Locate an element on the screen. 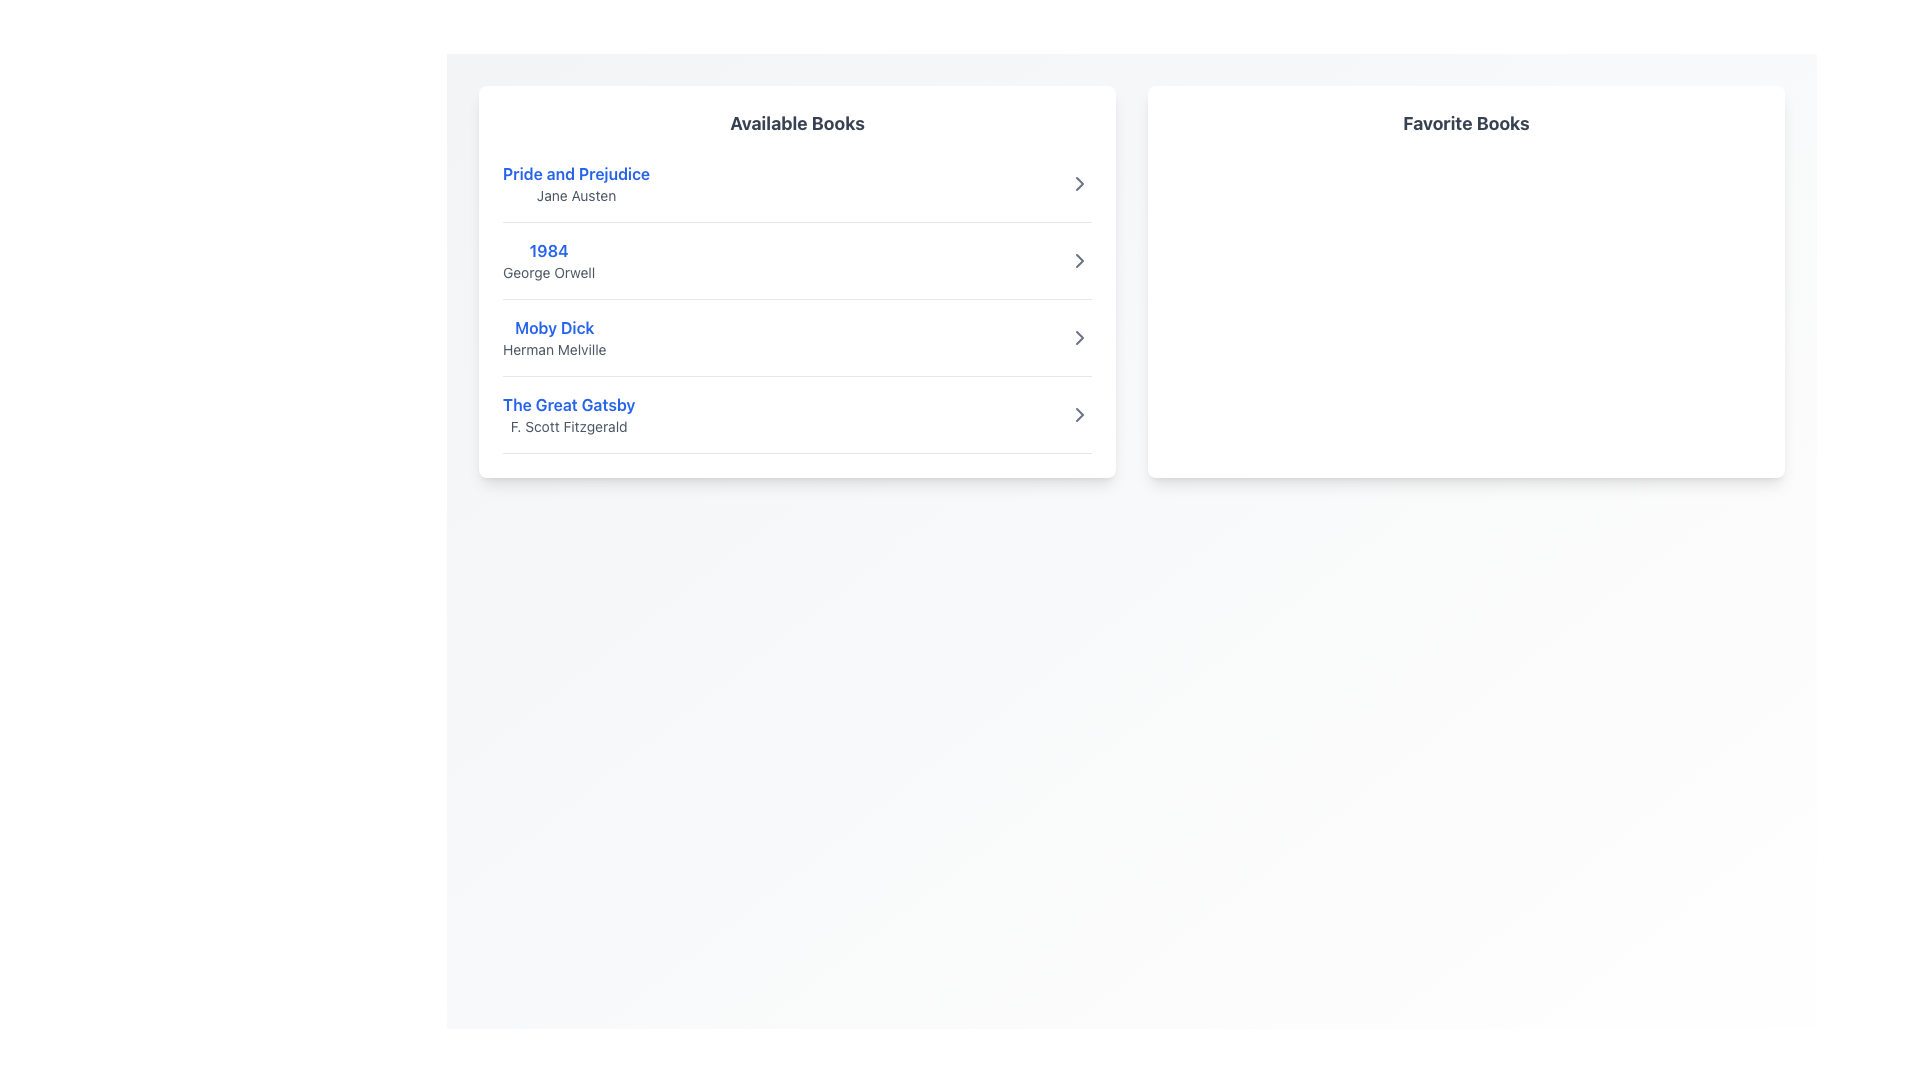  the text label displaying information about the book 'The Great Gatsby' in the 'Available Books' section, which is the fourth item in the list is located at coordinates (568, 414).